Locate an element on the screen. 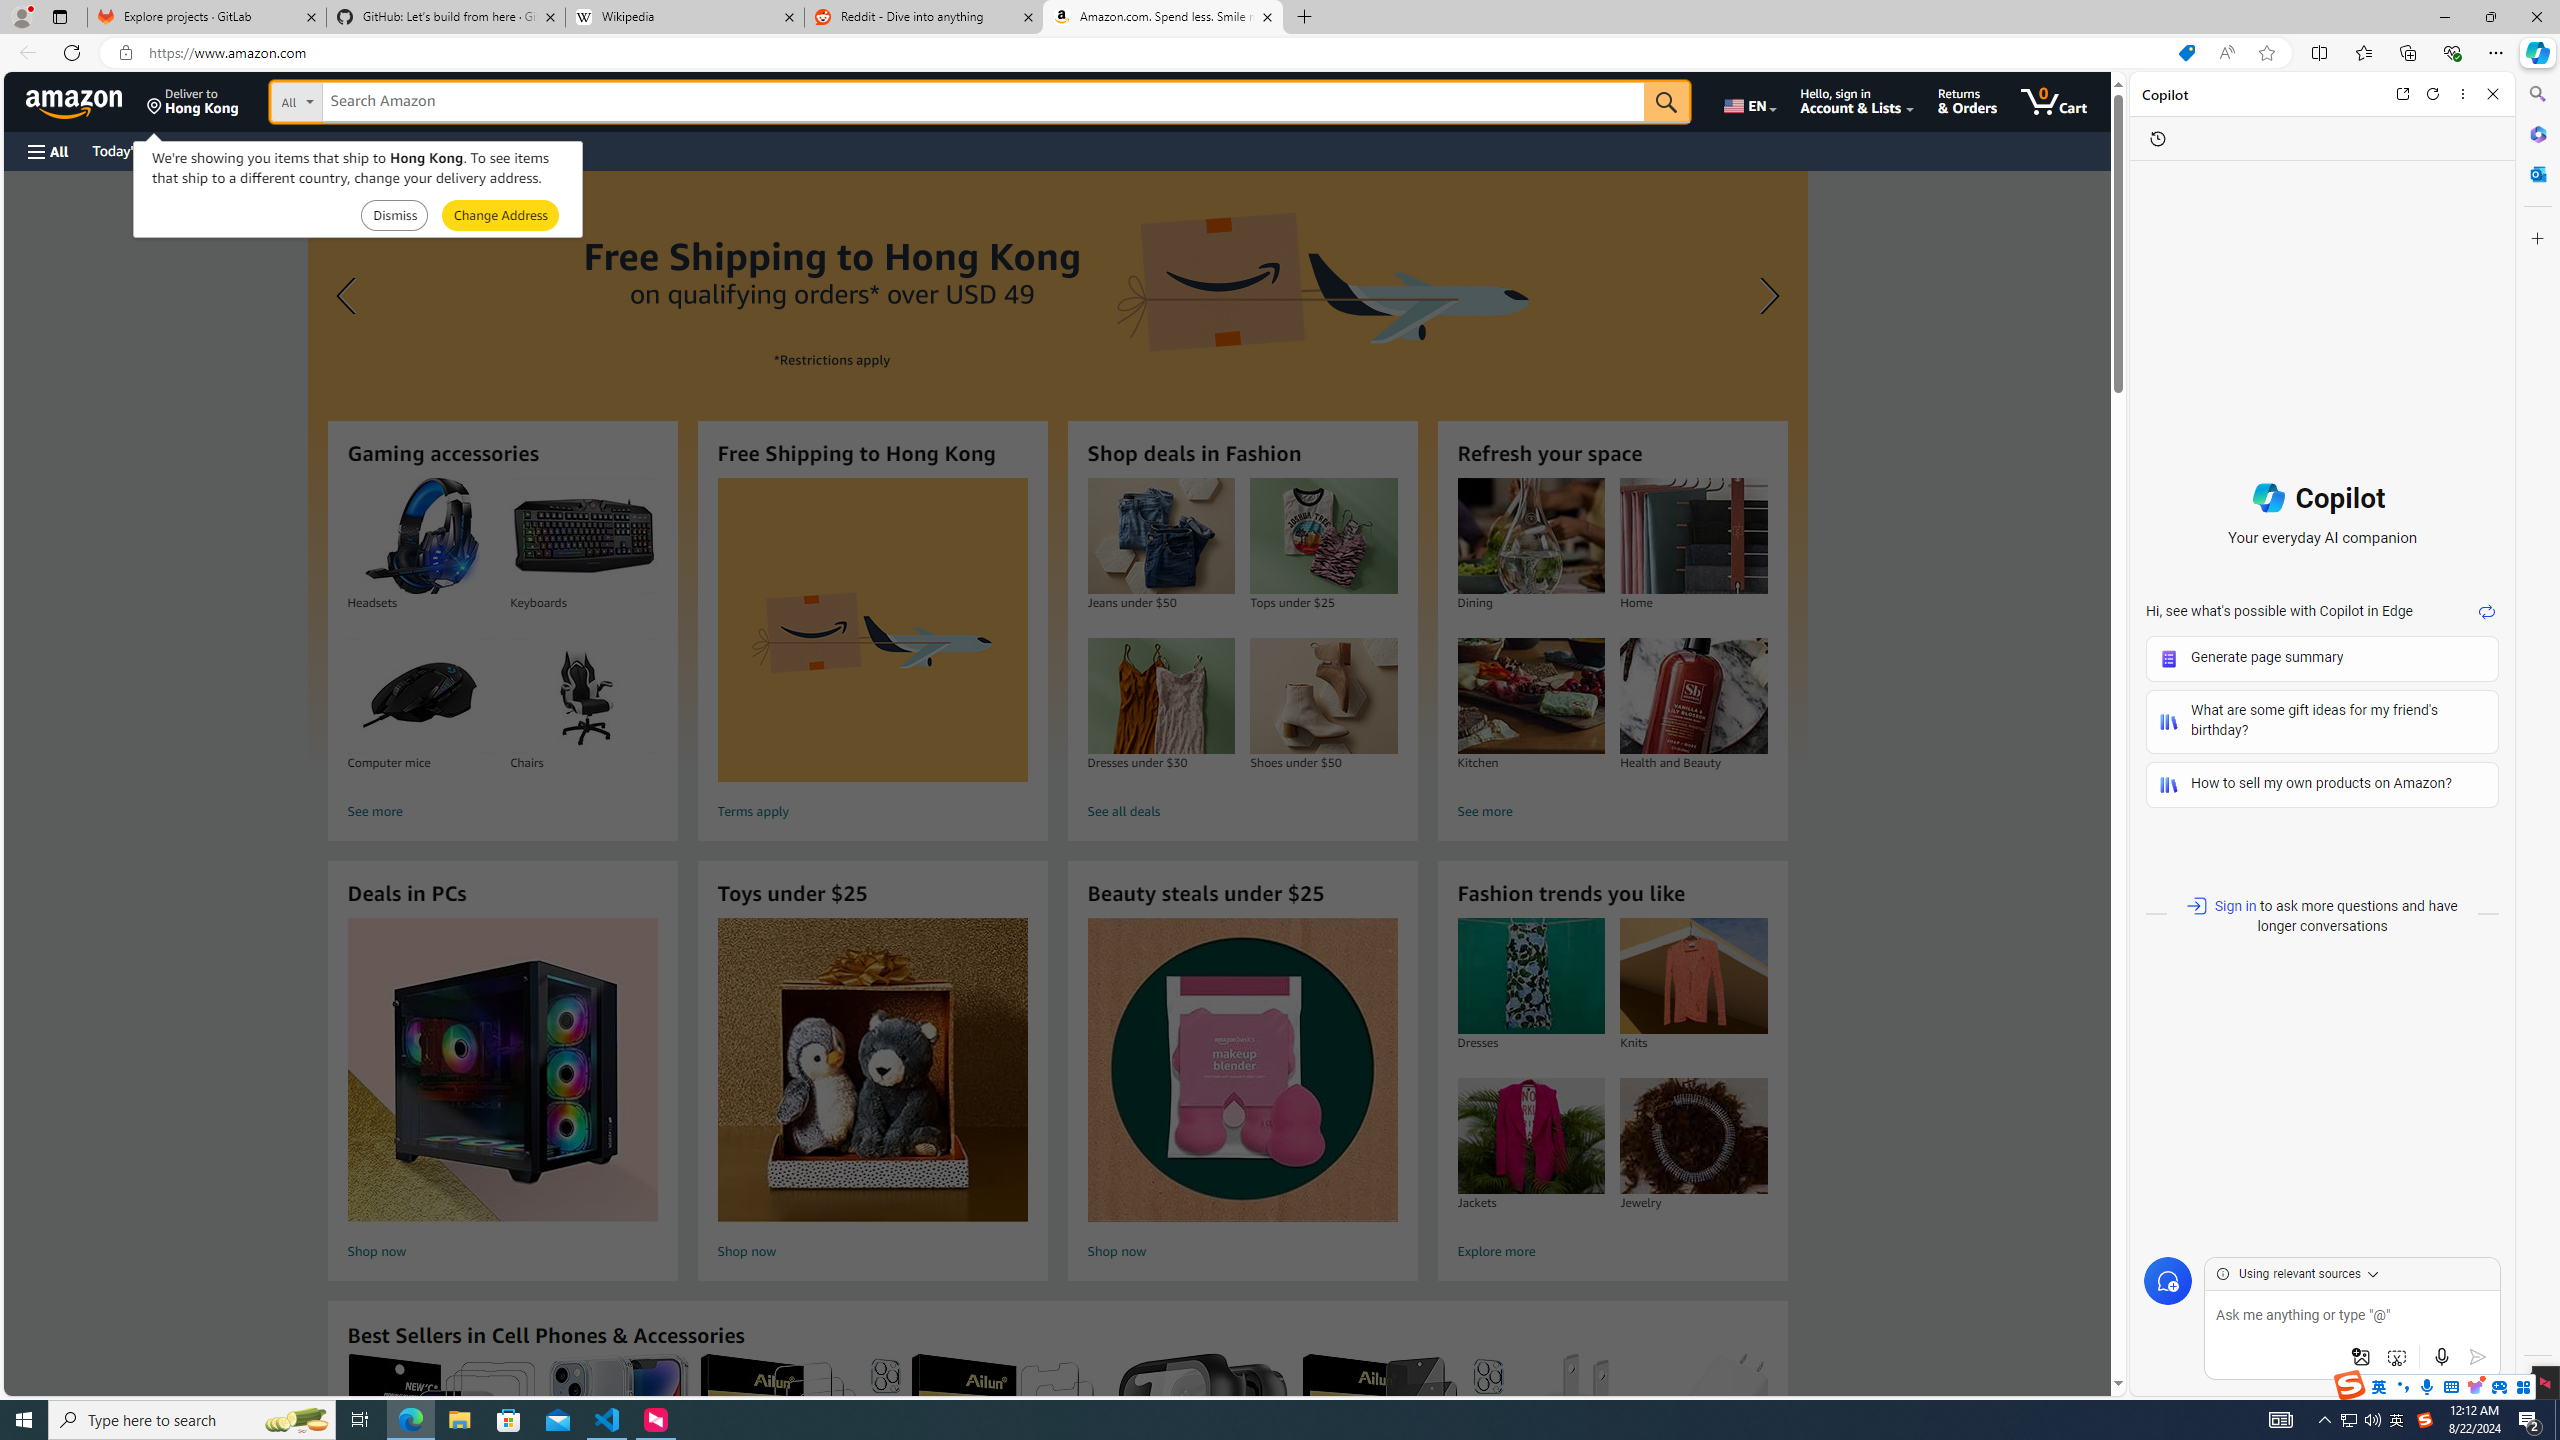 Image resolution: width=2560 pixels, height=1440 pixels. 'Knits' is located at coordinates (1693, 976).